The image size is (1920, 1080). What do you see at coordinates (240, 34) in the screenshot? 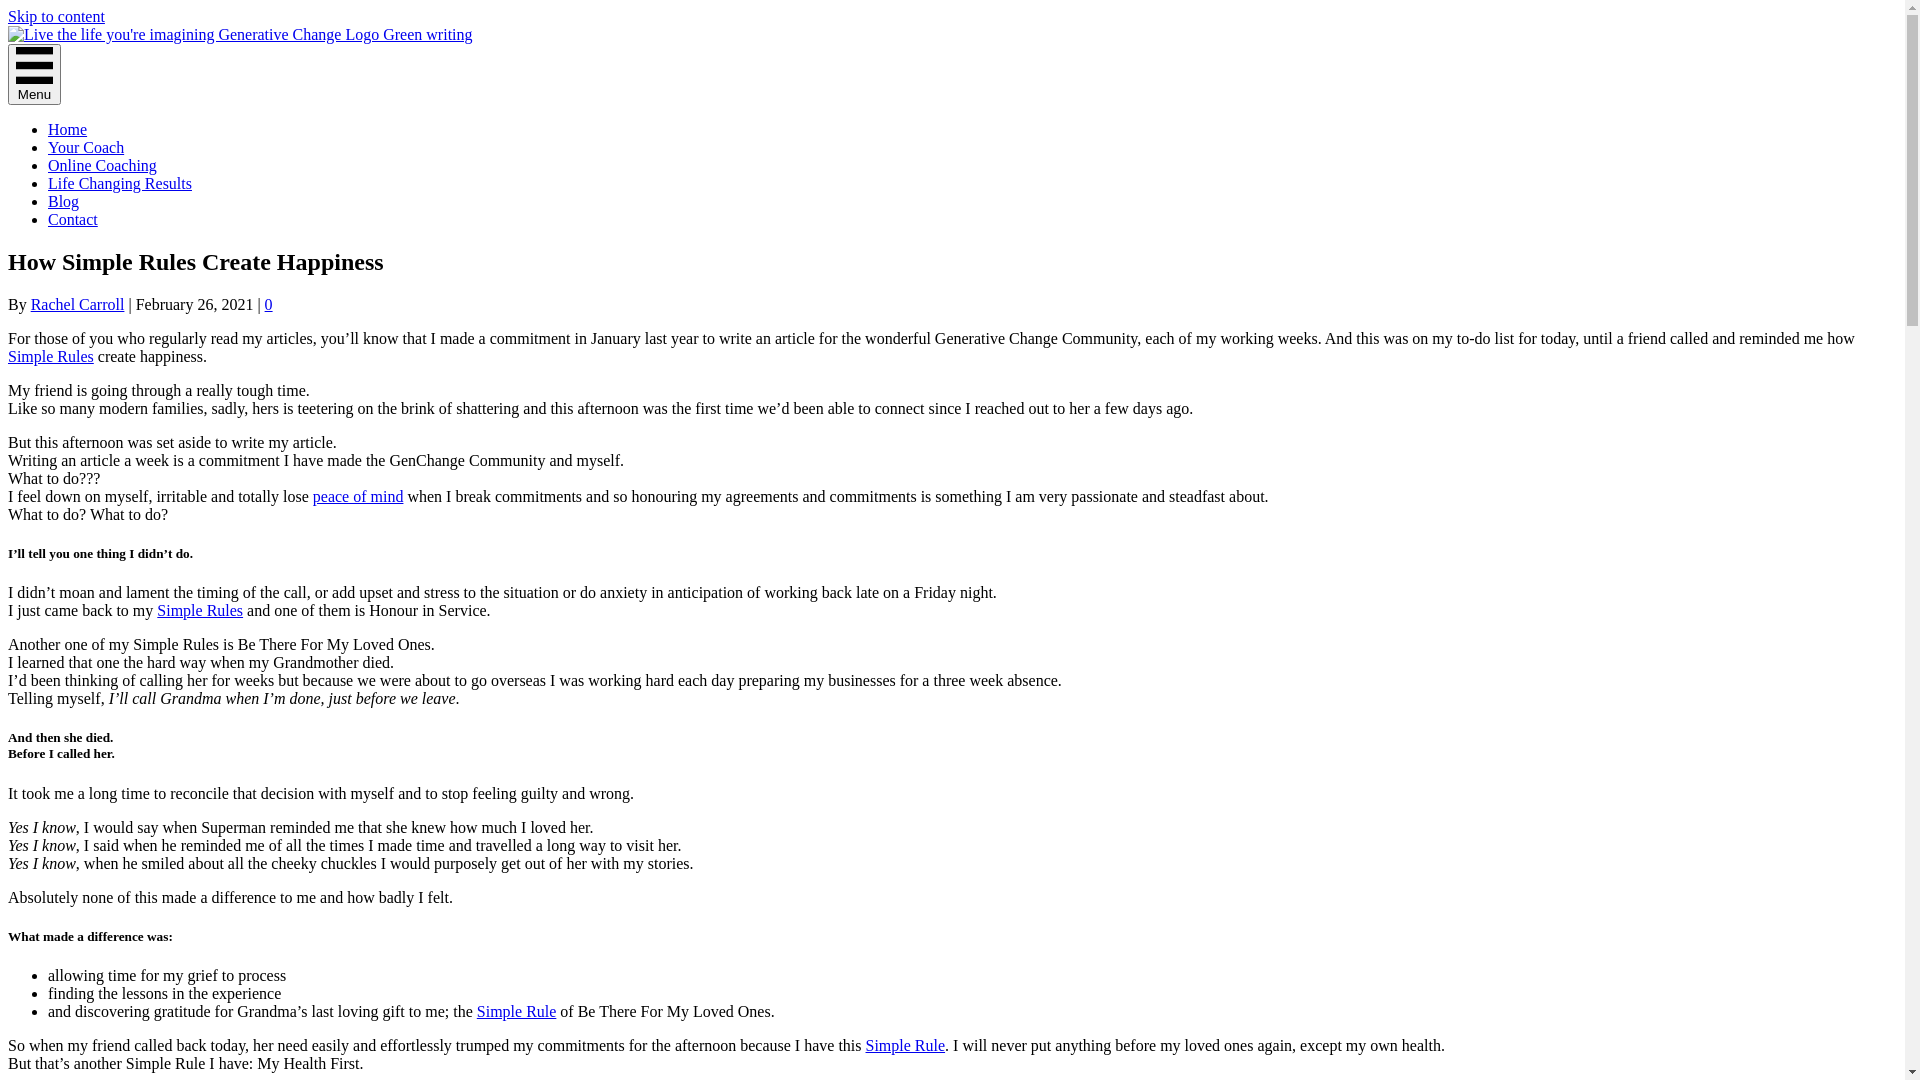
I see `'logo-generative-change'` at bounding box center [240, 34].